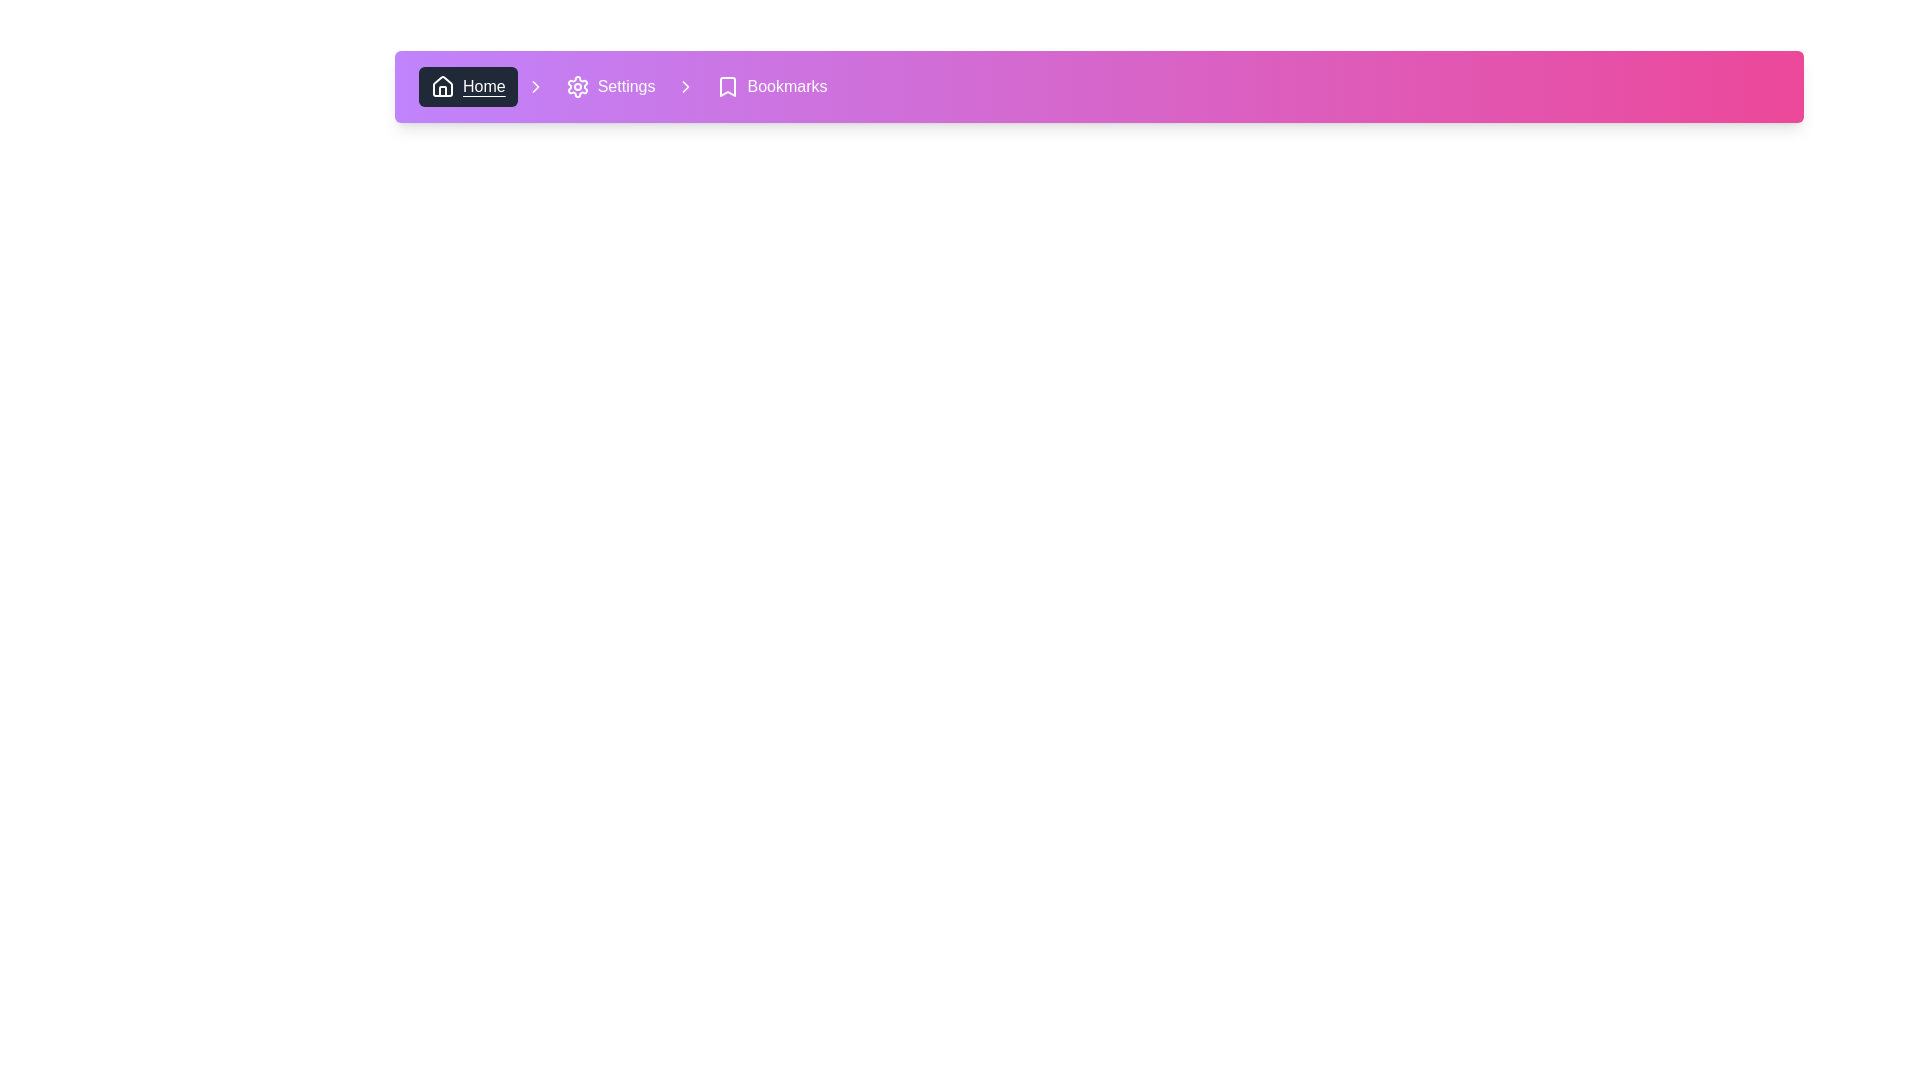  I want to click on the 'Bookmarks' text label in the navigation menu, which is located to the far right of the 'Settings' button and includes an icon to its left, so click(786, 86).